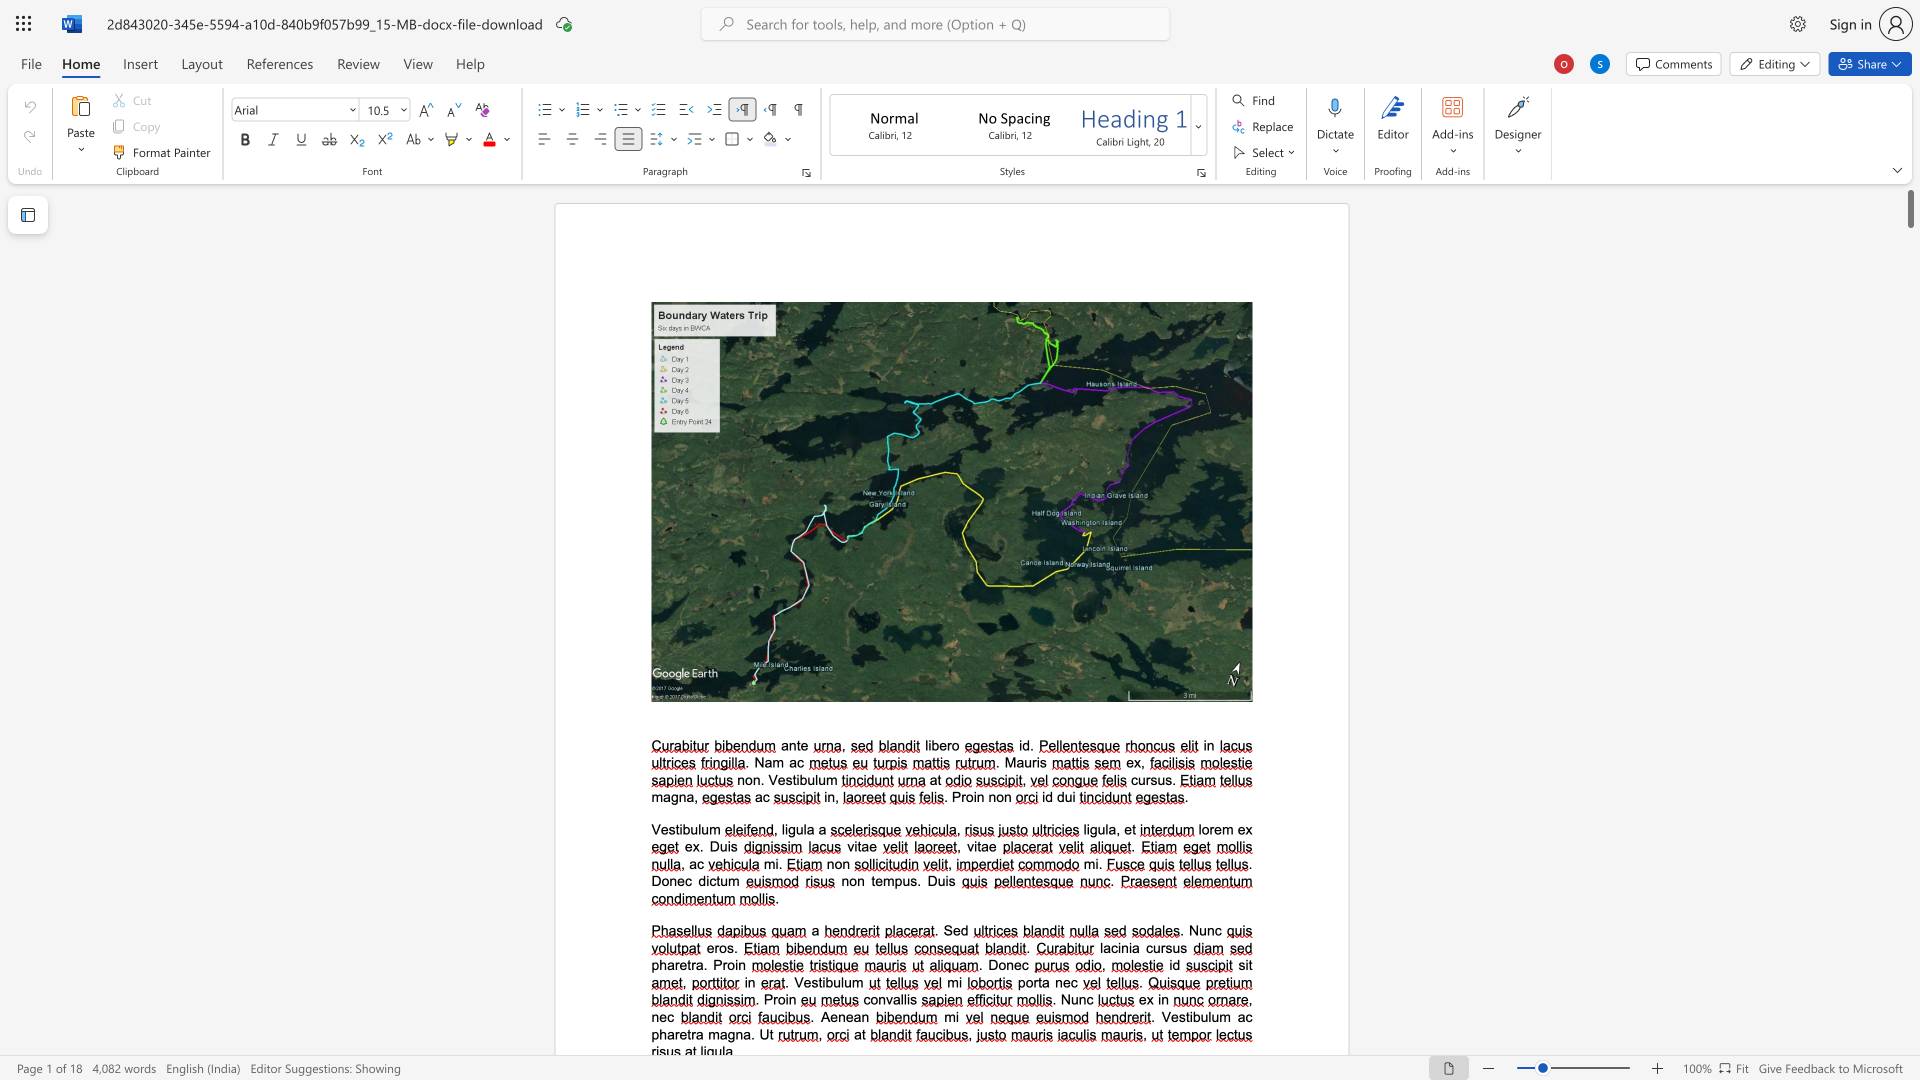 The image size is (1920, 1080). What do you see at coordinates (668, 829) in the screenshot?
I see `the space between the continuous character "e" and "s" in the text` at bounding box center [668, 829].